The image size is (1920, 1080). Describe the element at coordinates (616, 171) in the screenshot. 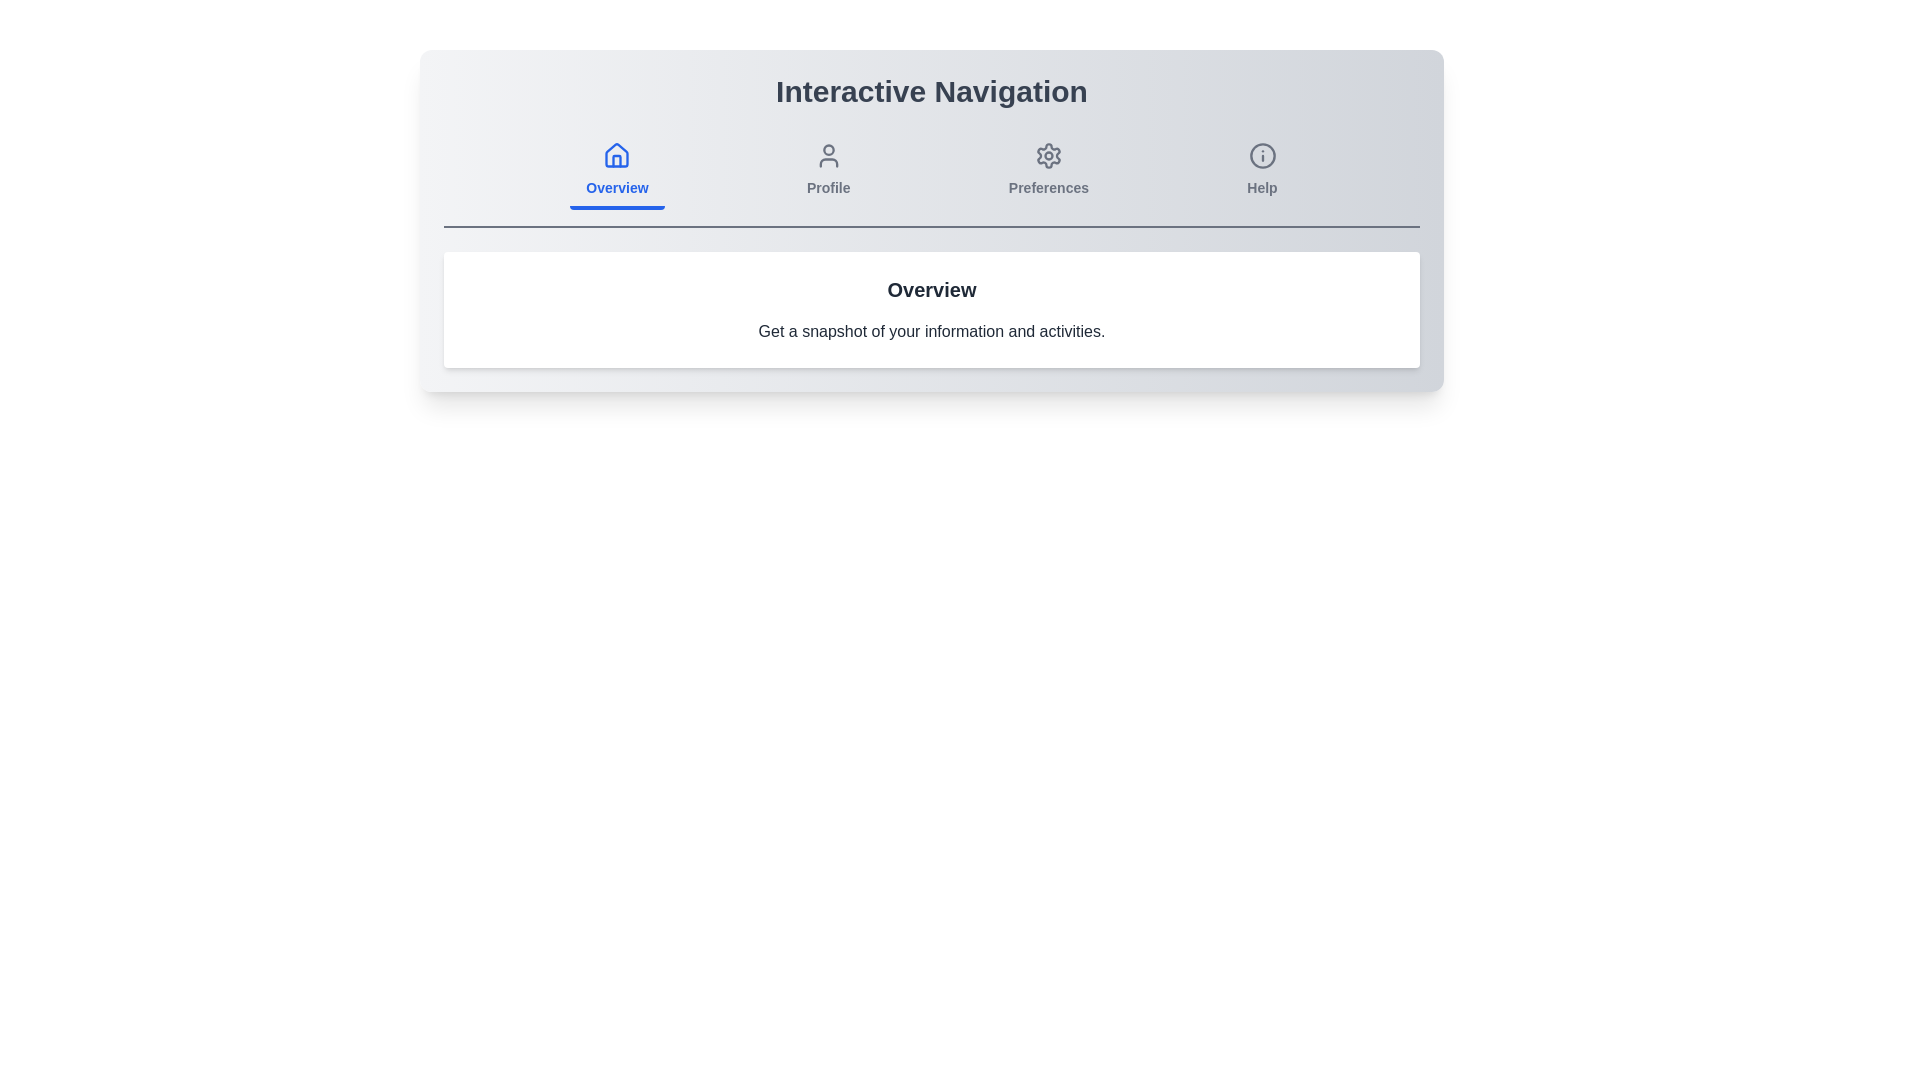

I see `the active tab labeled 'Overview'` at that location.